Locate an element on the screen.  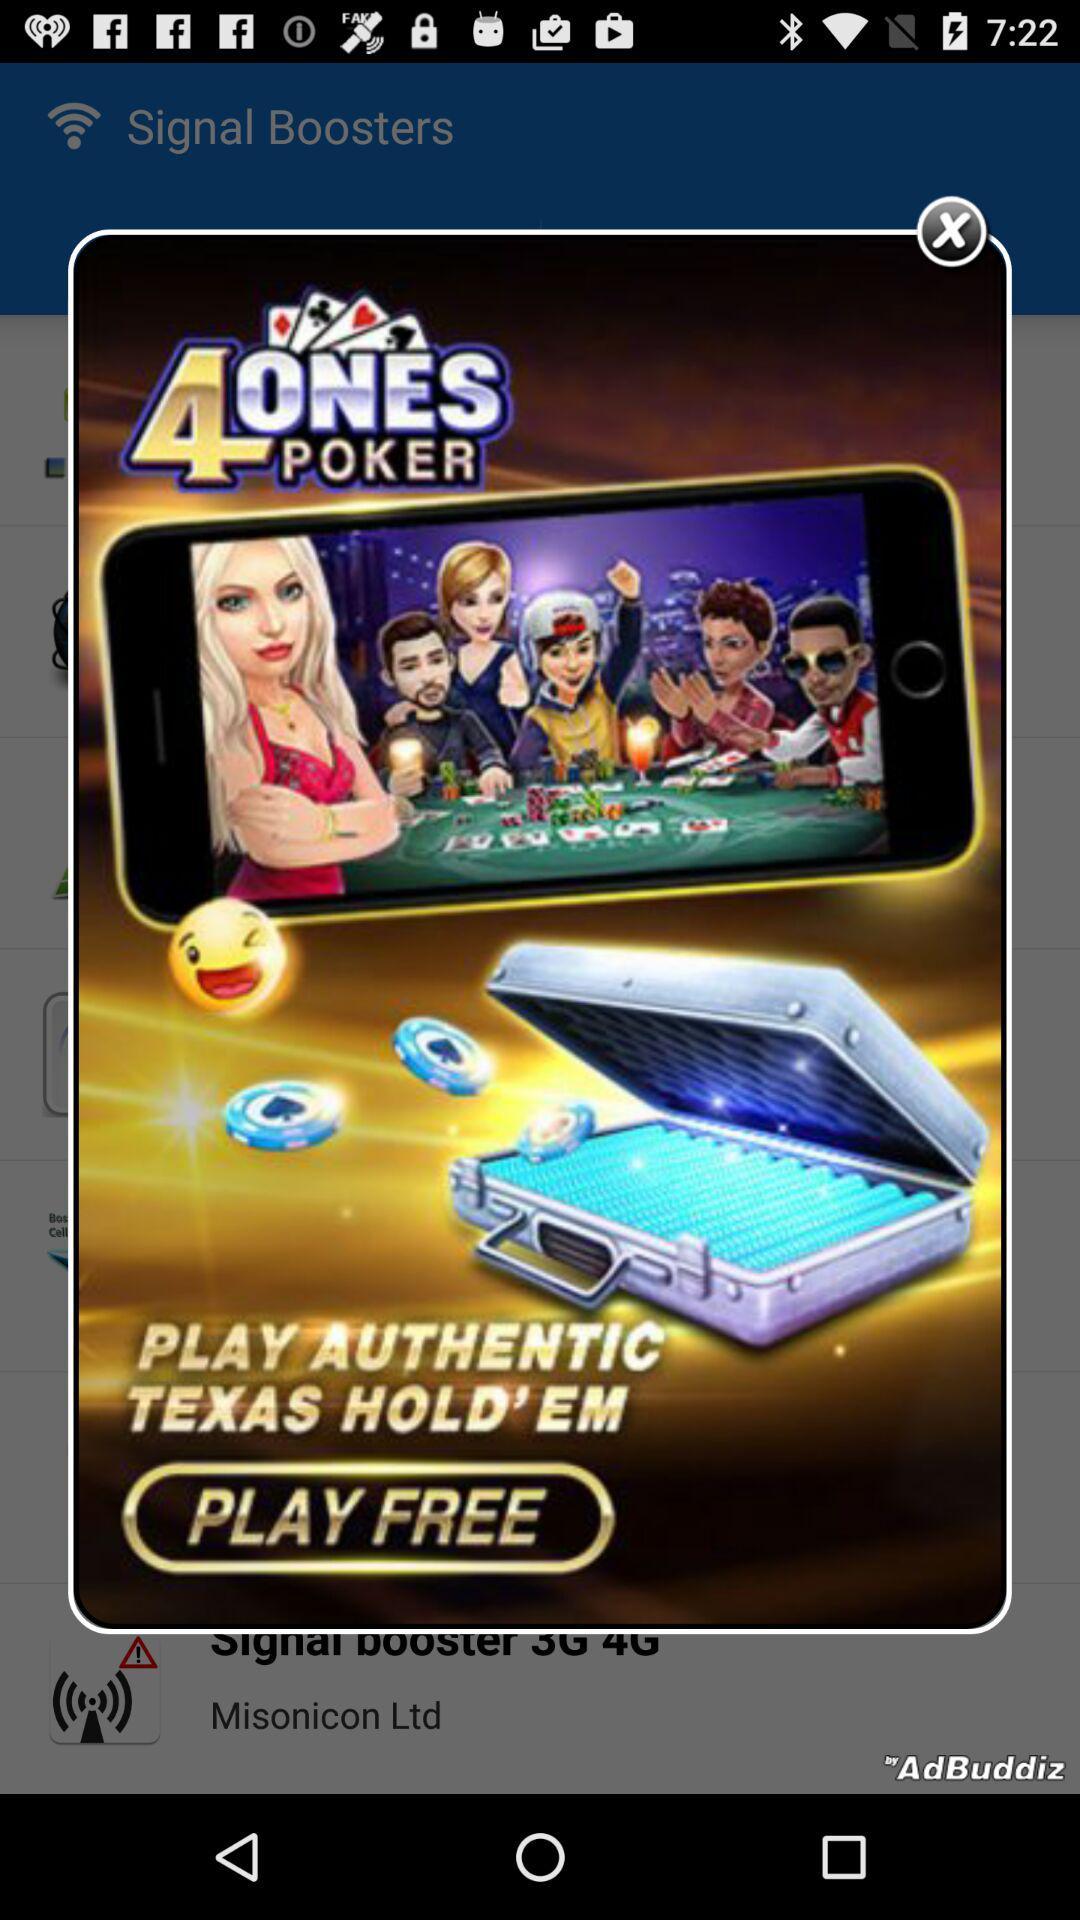
advertisement is located at coordinates (540, 930).